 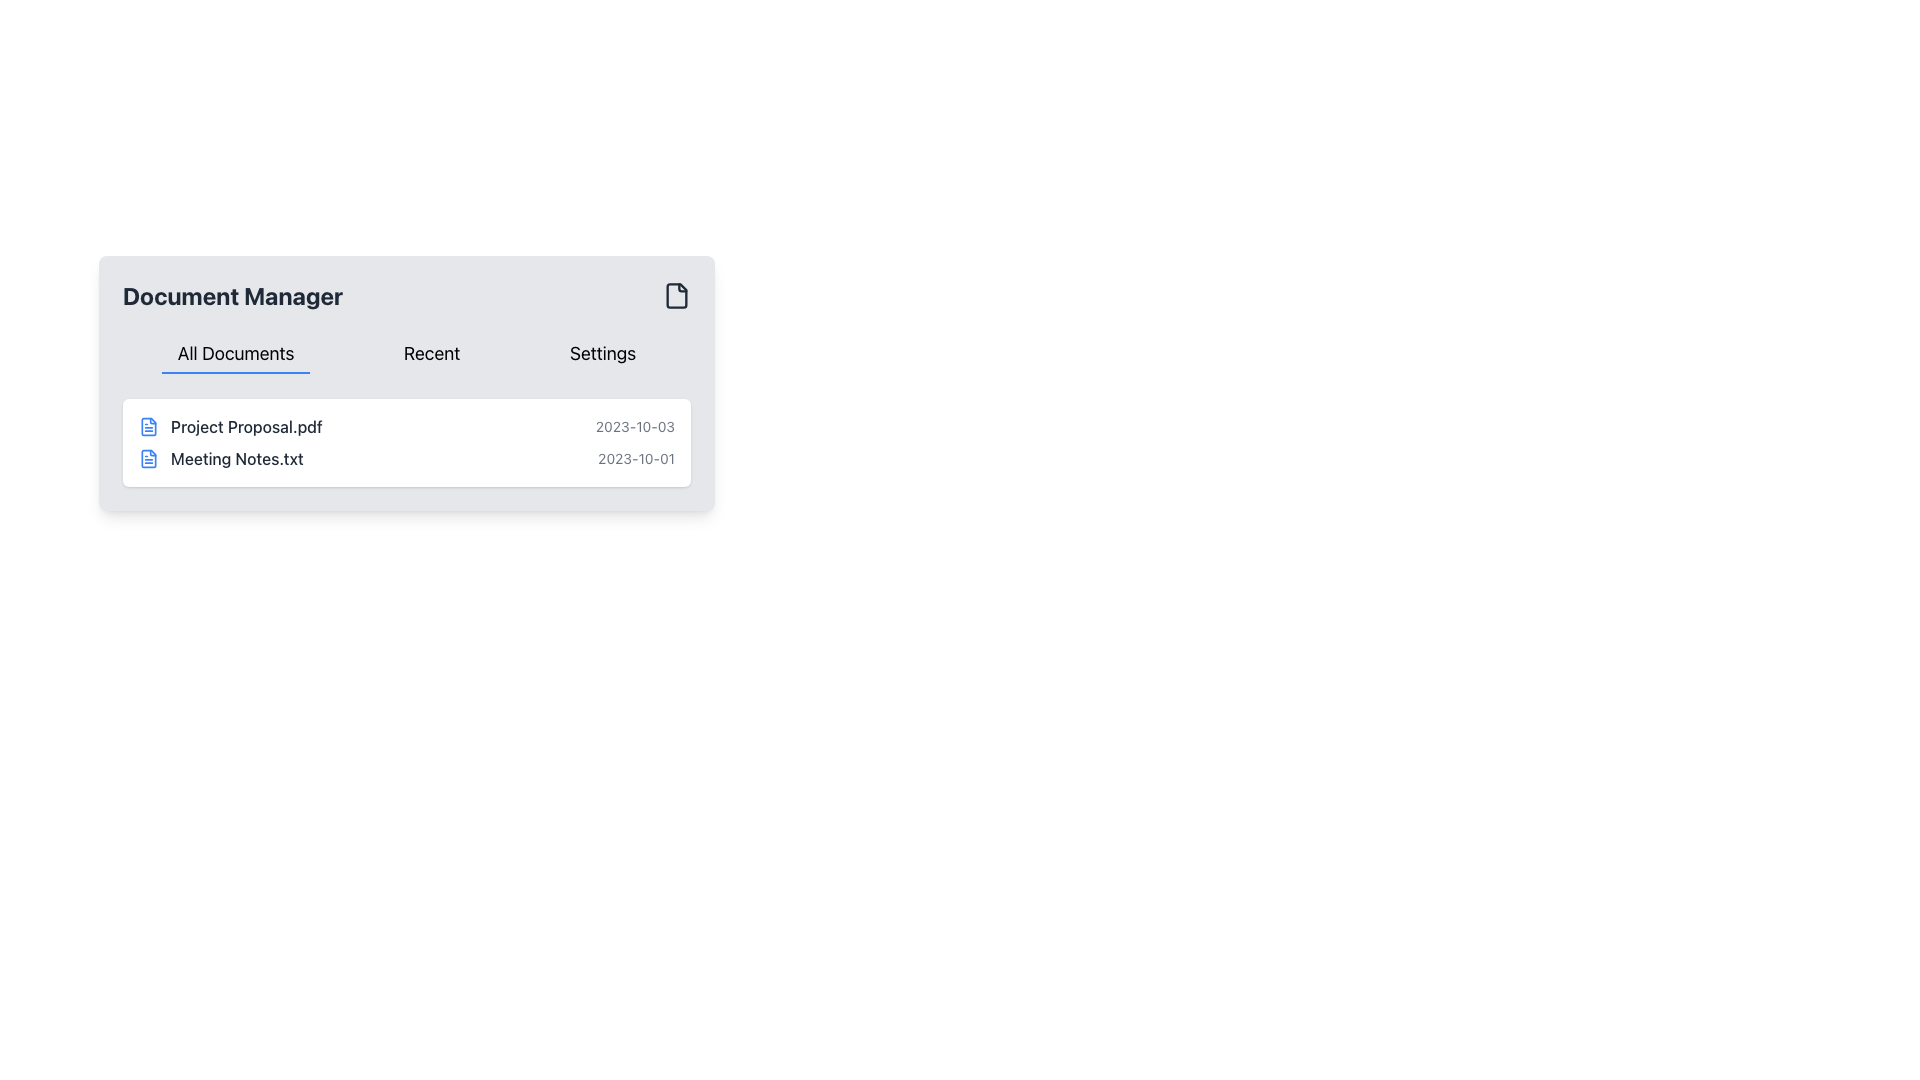 I want to click on the first file entry in the File List Item, which is 'Project Proposal.pdf', so click(x=406, y=442).